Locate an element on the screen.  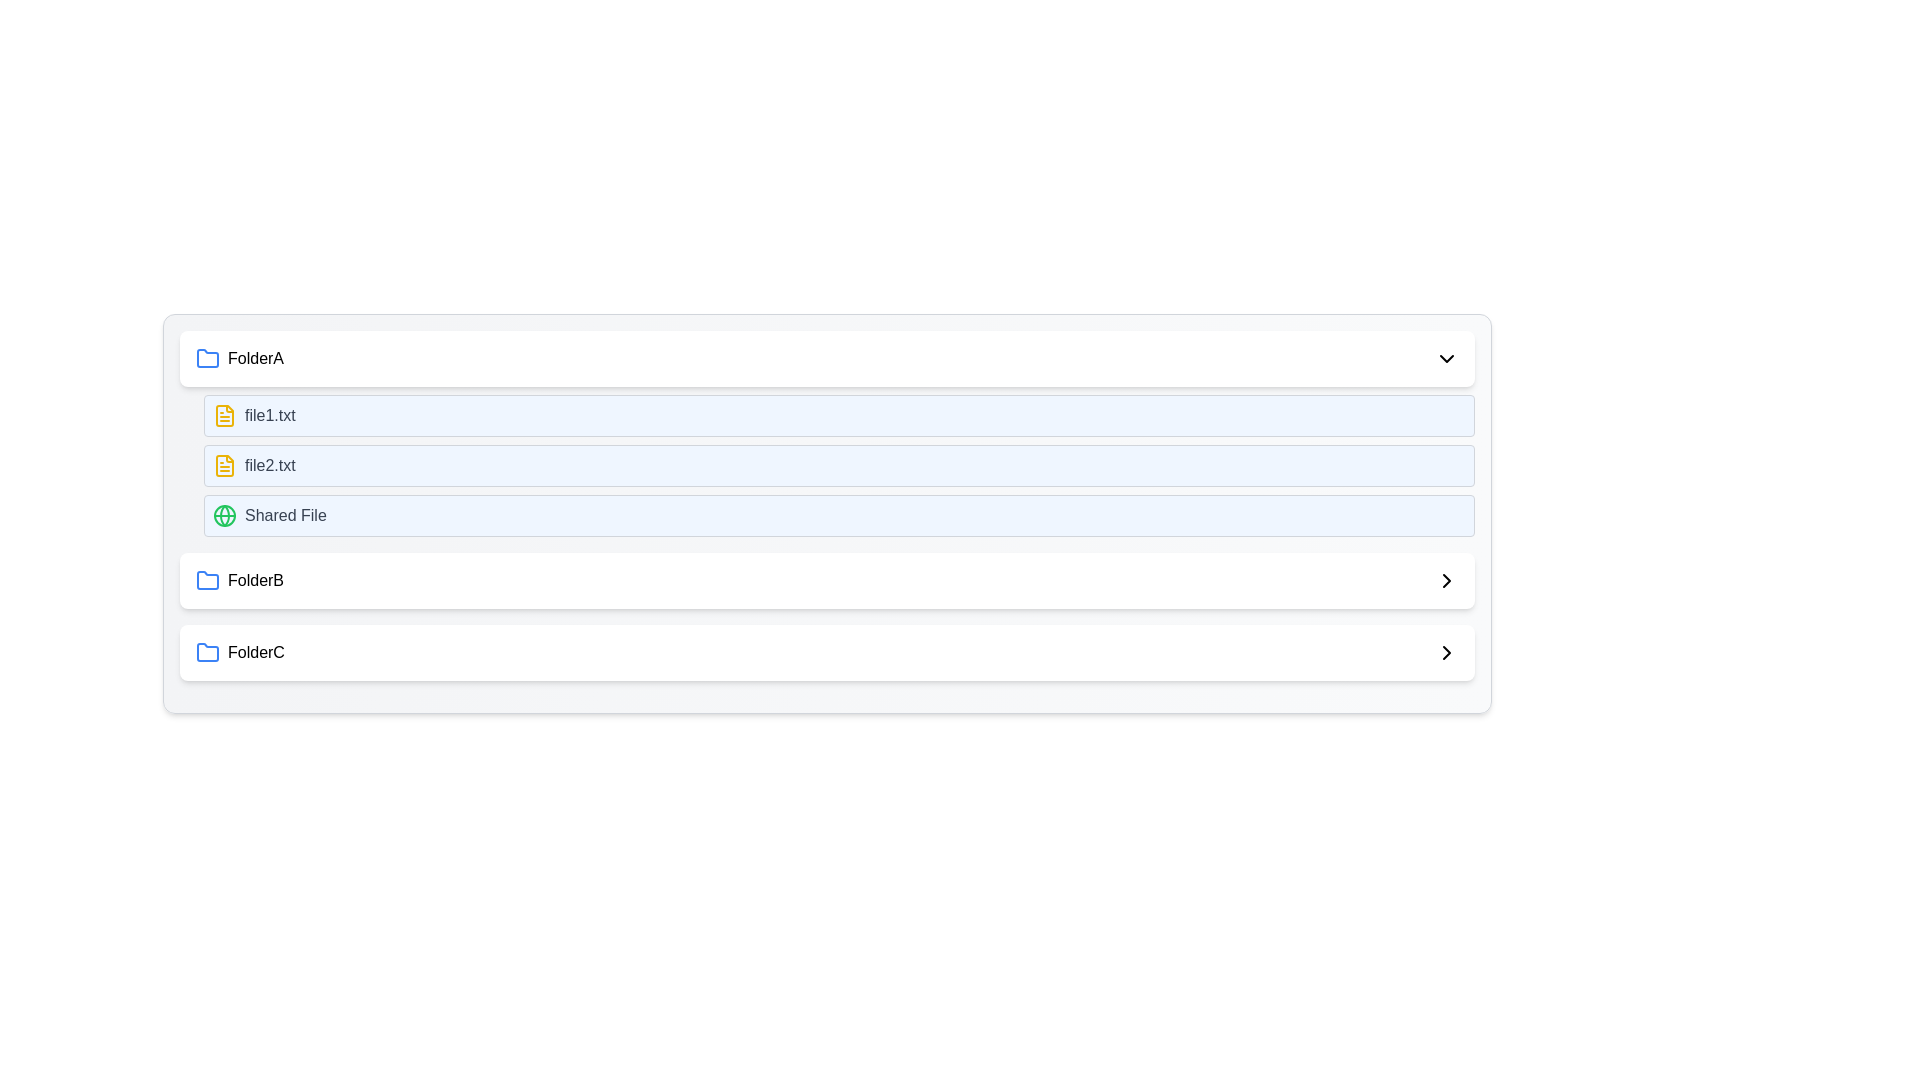
the downward-pointing chevron icon at the far-right end of the 'FolderA' row is located at coordinates (1446, 357).